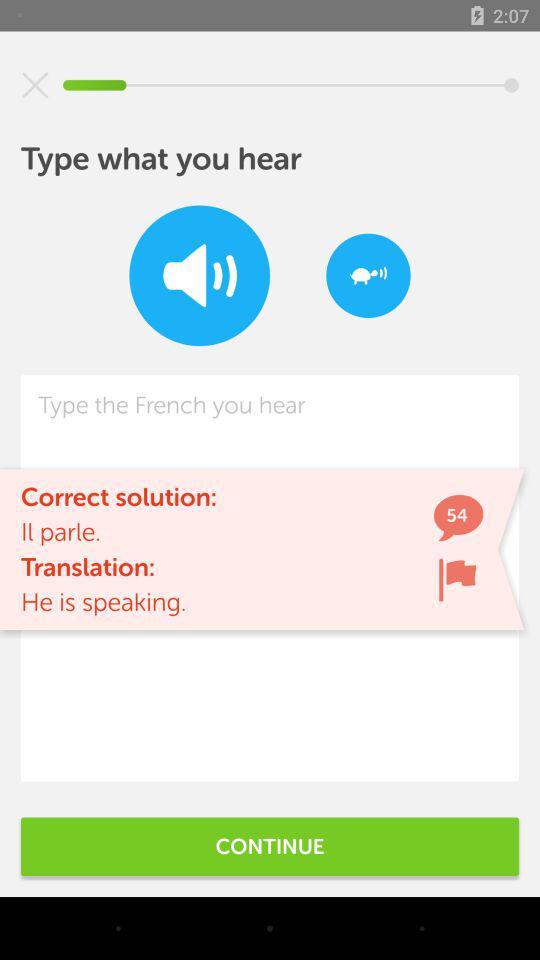  I want to click on the star icon, so click(35, 85).